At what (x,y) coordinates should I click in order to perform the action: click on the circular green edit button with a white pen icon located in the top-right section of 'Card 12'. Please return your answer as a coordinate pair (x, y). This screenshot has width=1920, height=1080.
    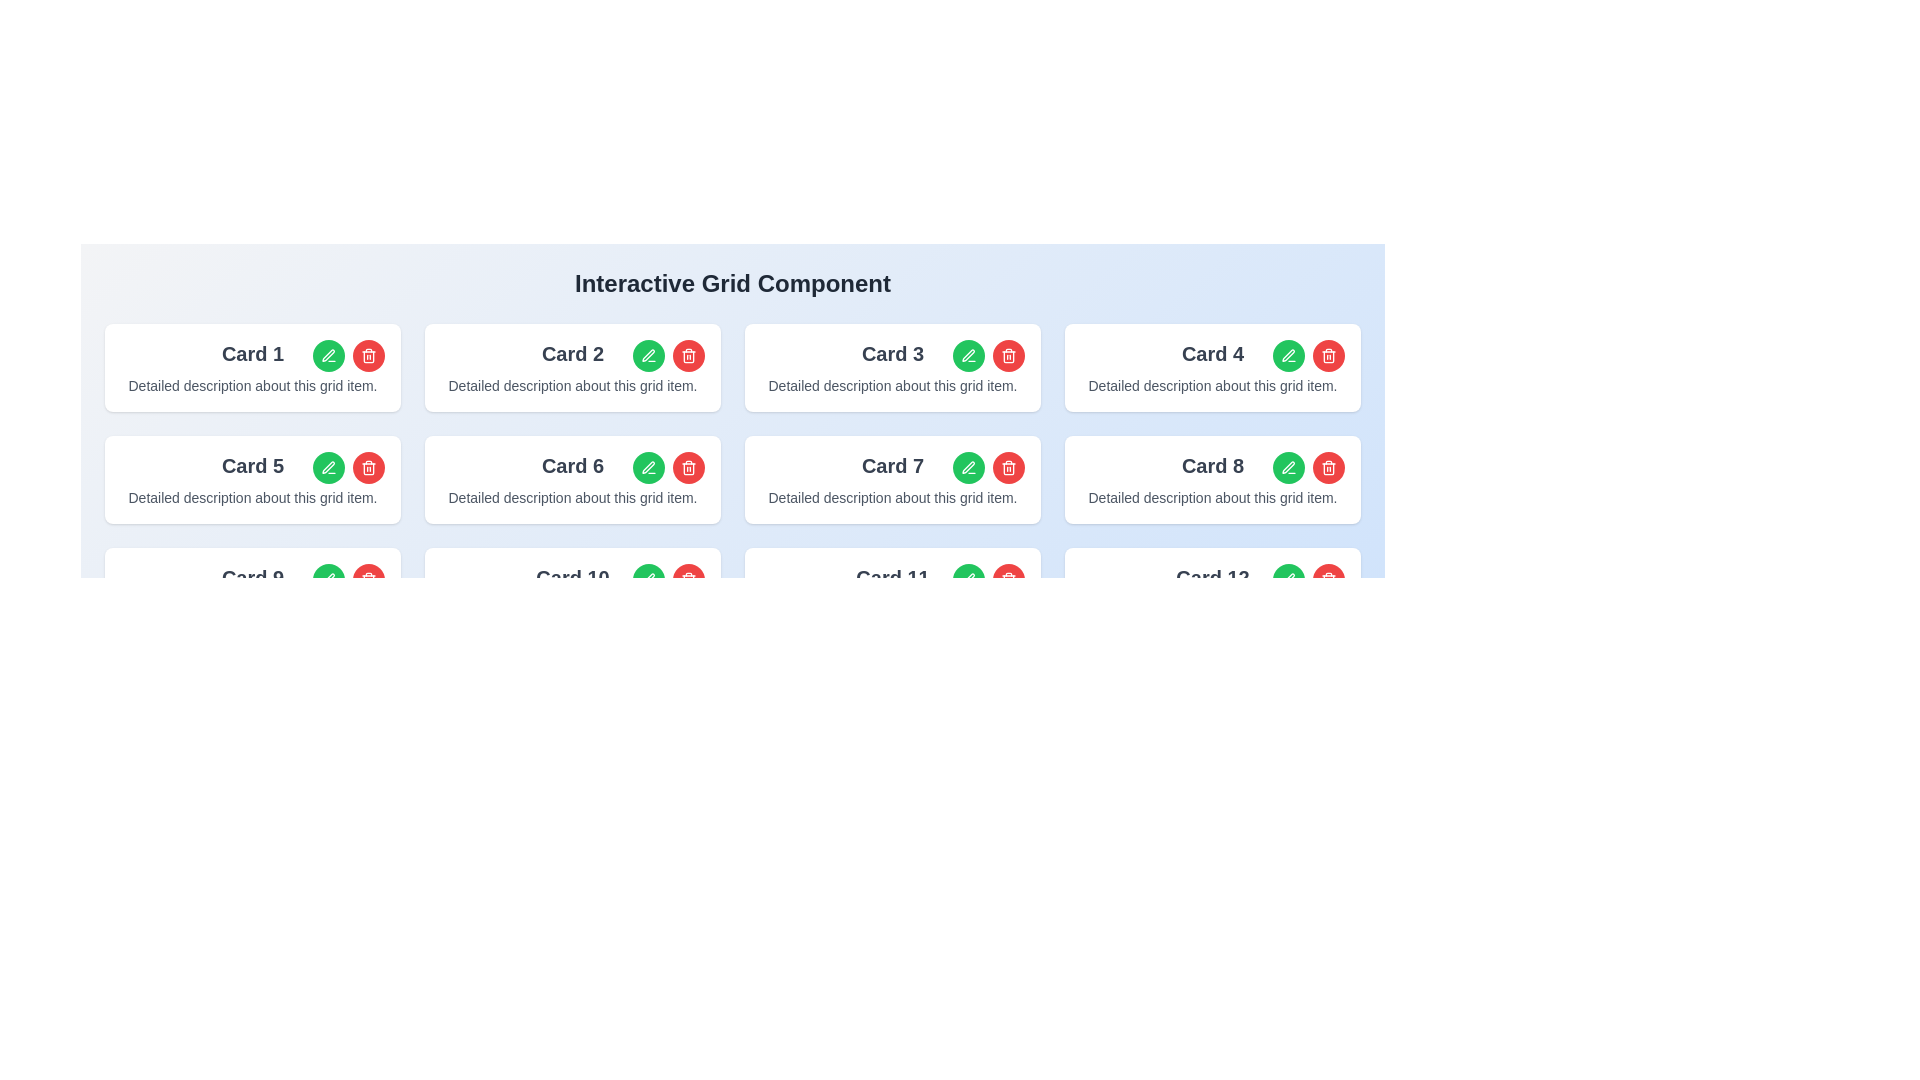
    Looking at the image, I should click on (1289, 579).